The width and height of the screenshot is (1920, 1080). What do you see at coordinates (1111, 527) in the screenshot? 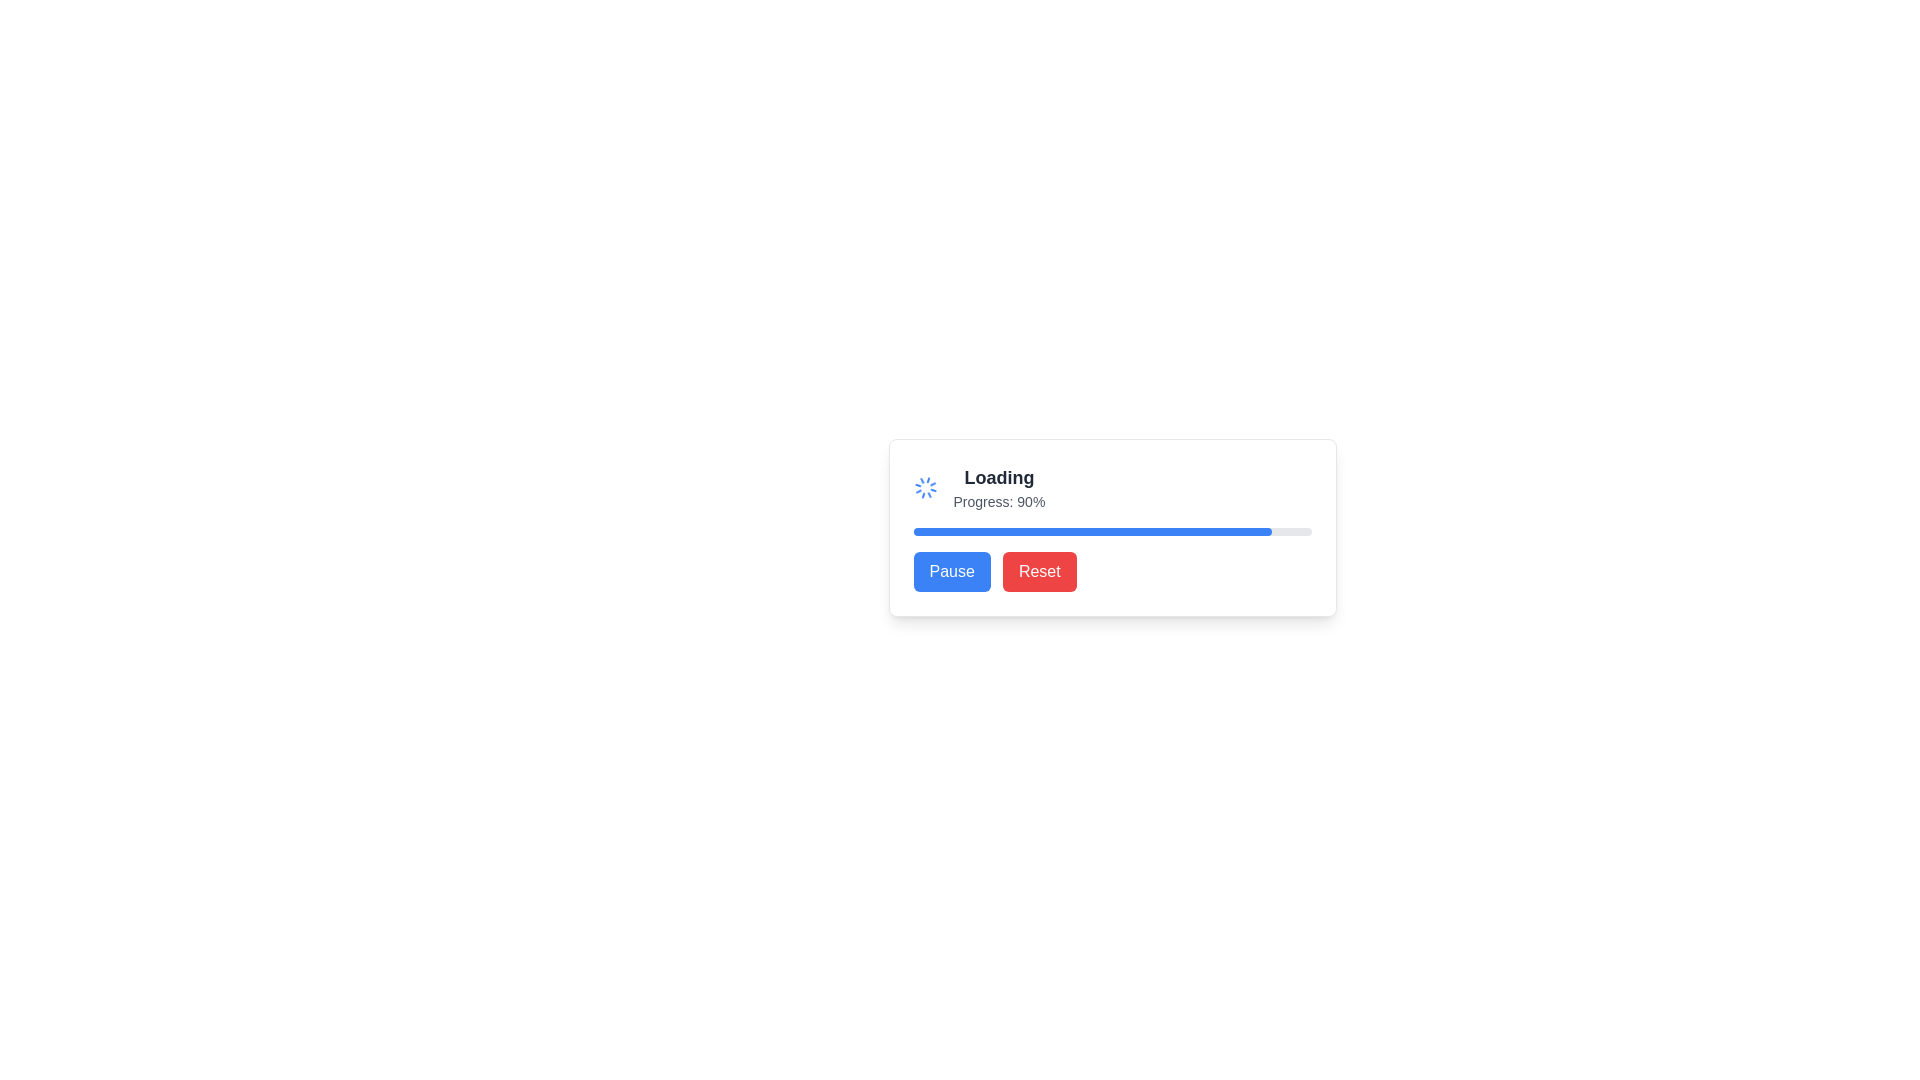
I see `progress status displayed on the central progress bar component, which includes text labels indicating the loading or progress status` at bounding box center [1111, 527].